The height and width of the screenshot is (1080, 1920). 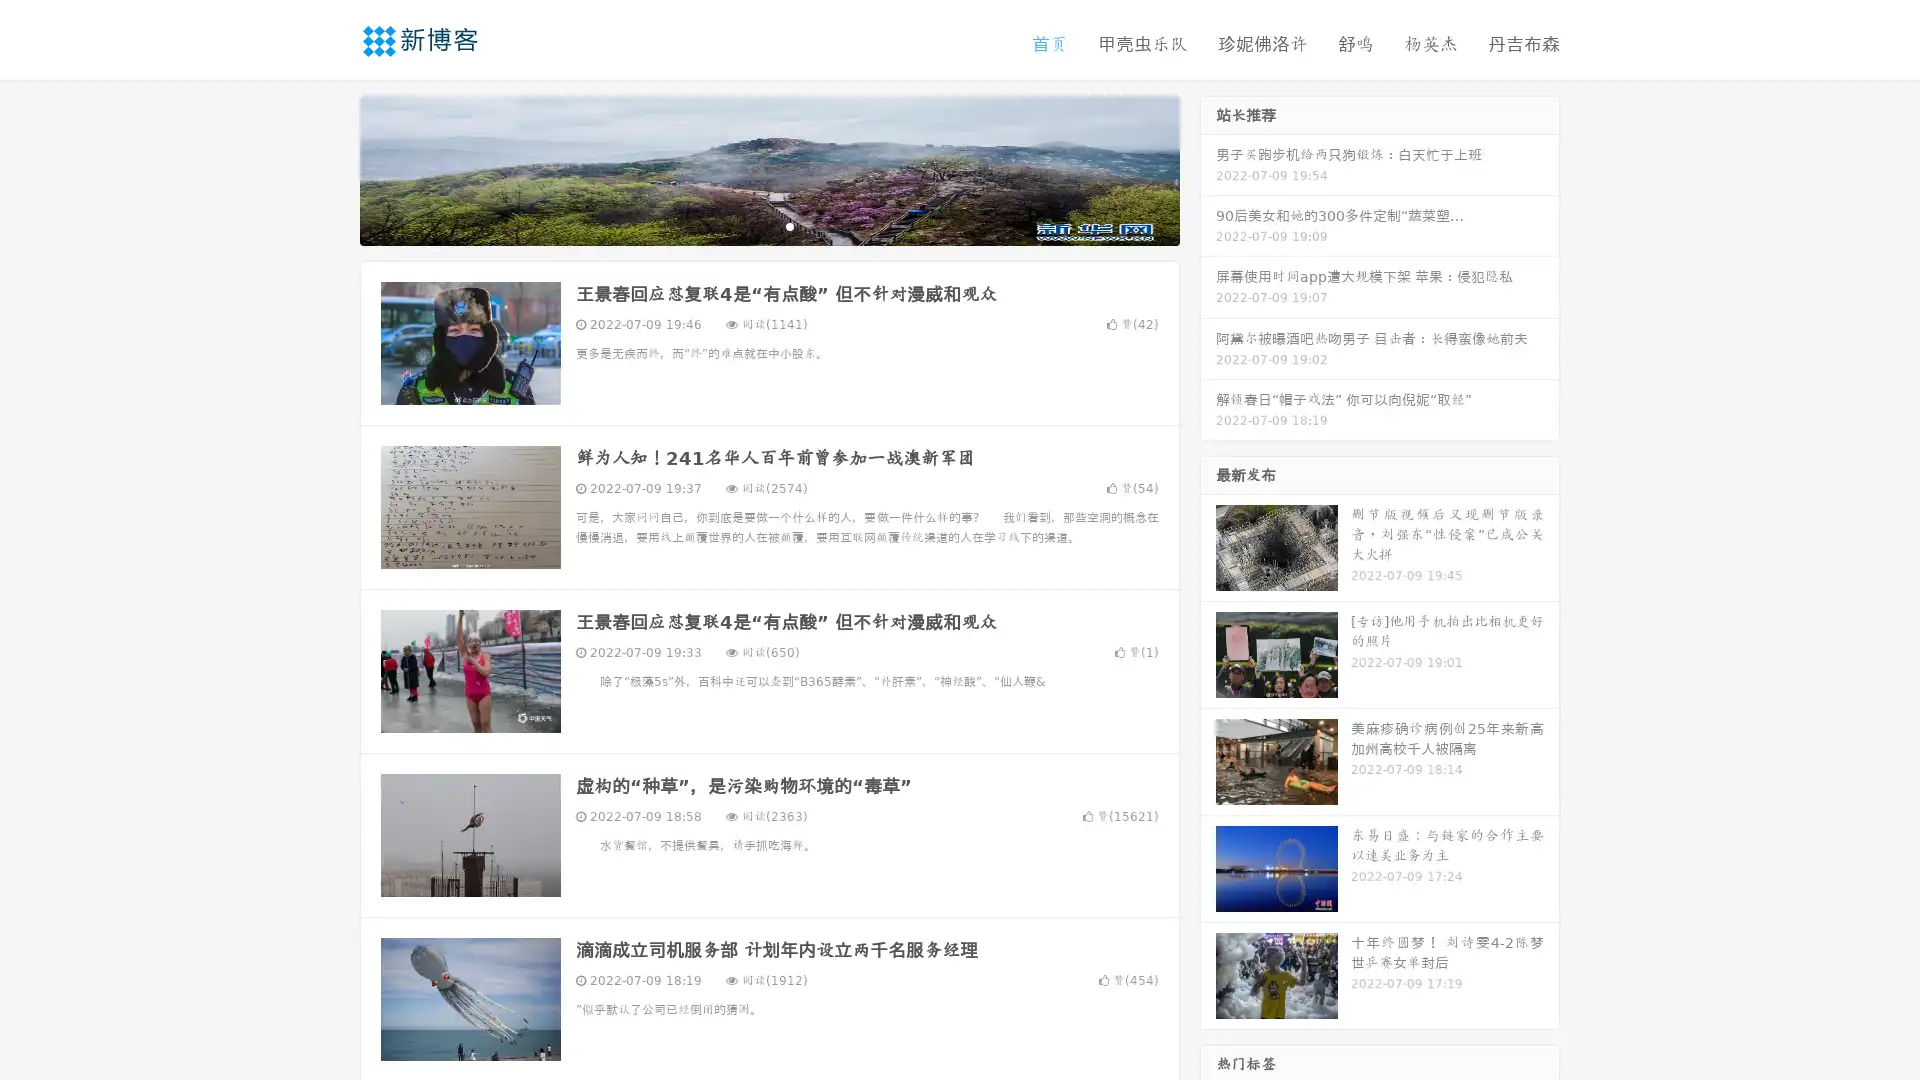 I want to click on Go to slide 1, so click(x=748, y=225).